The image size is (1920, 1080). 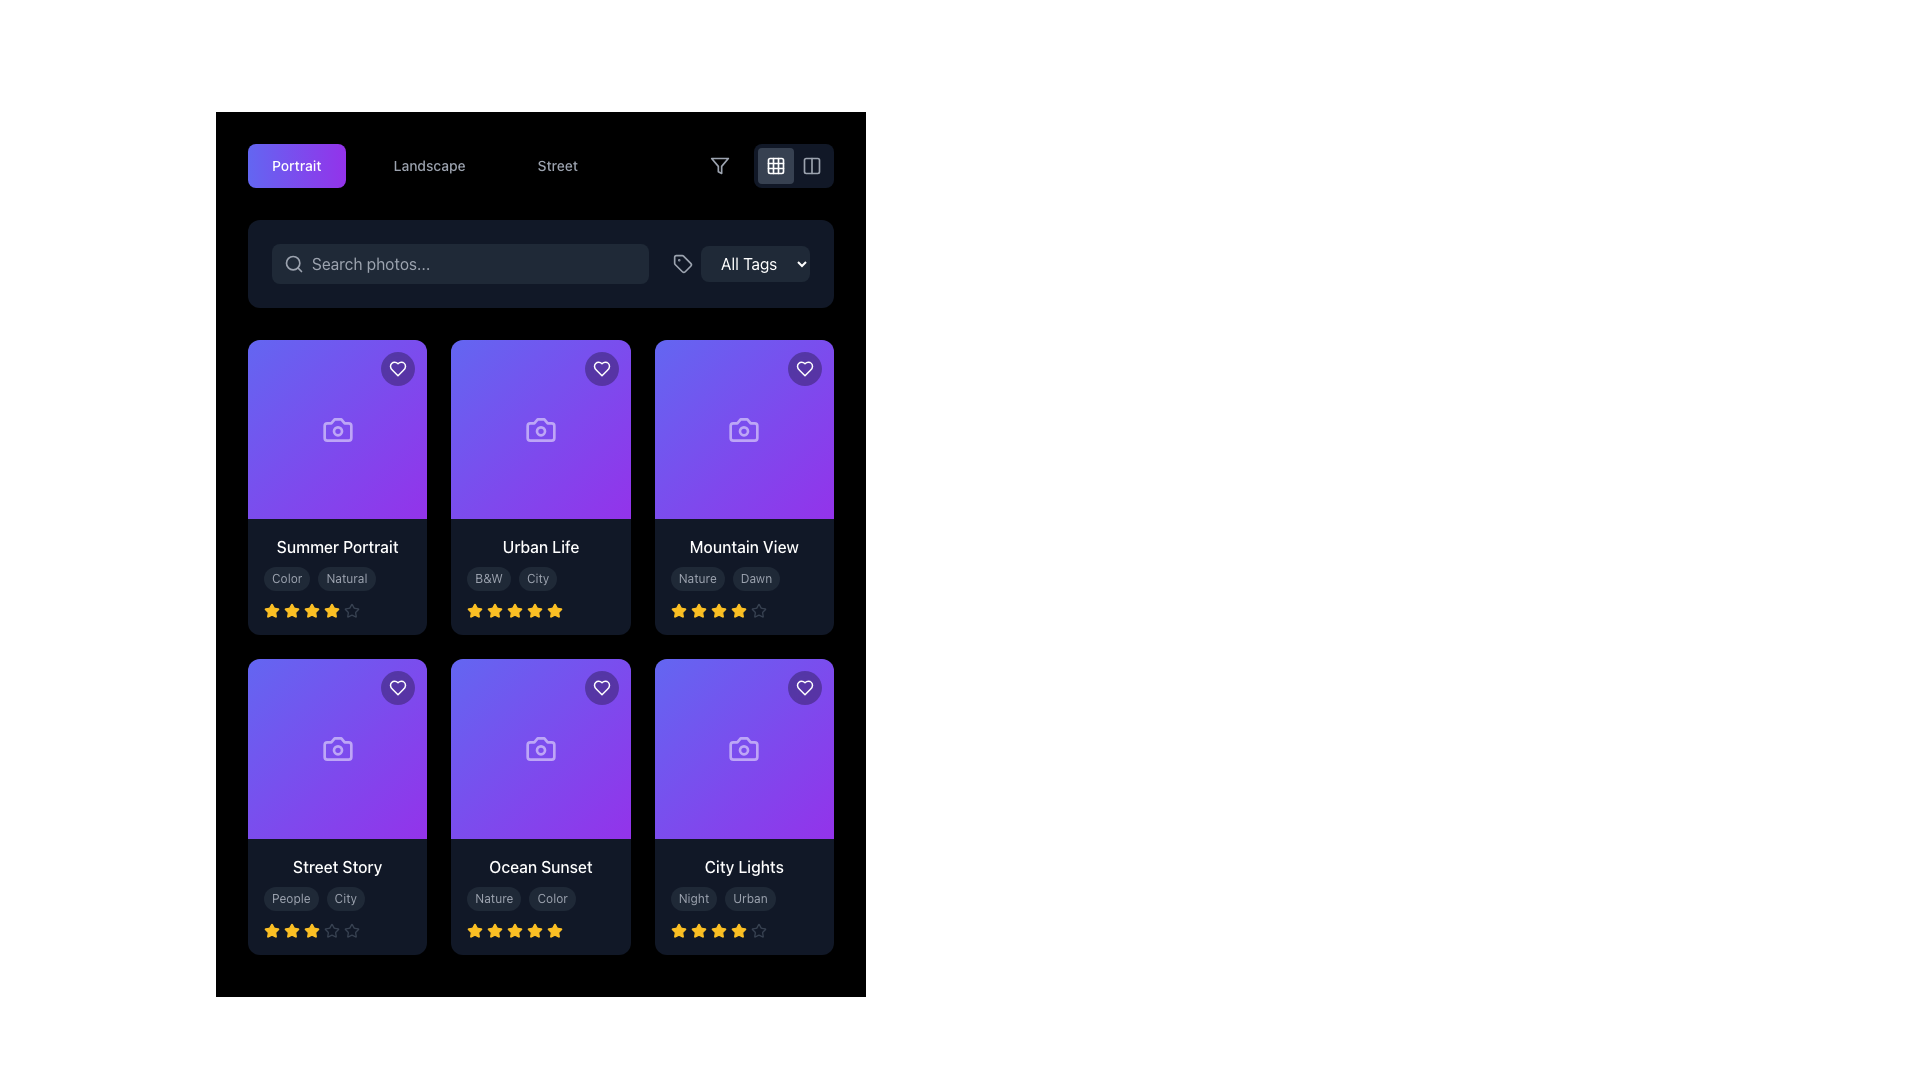 What do you see at coordinates (535, 930) in the screenshot?
I see `the fifth star icon in the 5-star rating system for the 'Ocean Sunset' card to rate the item as 5 stars` at bounding box center [535, 930].